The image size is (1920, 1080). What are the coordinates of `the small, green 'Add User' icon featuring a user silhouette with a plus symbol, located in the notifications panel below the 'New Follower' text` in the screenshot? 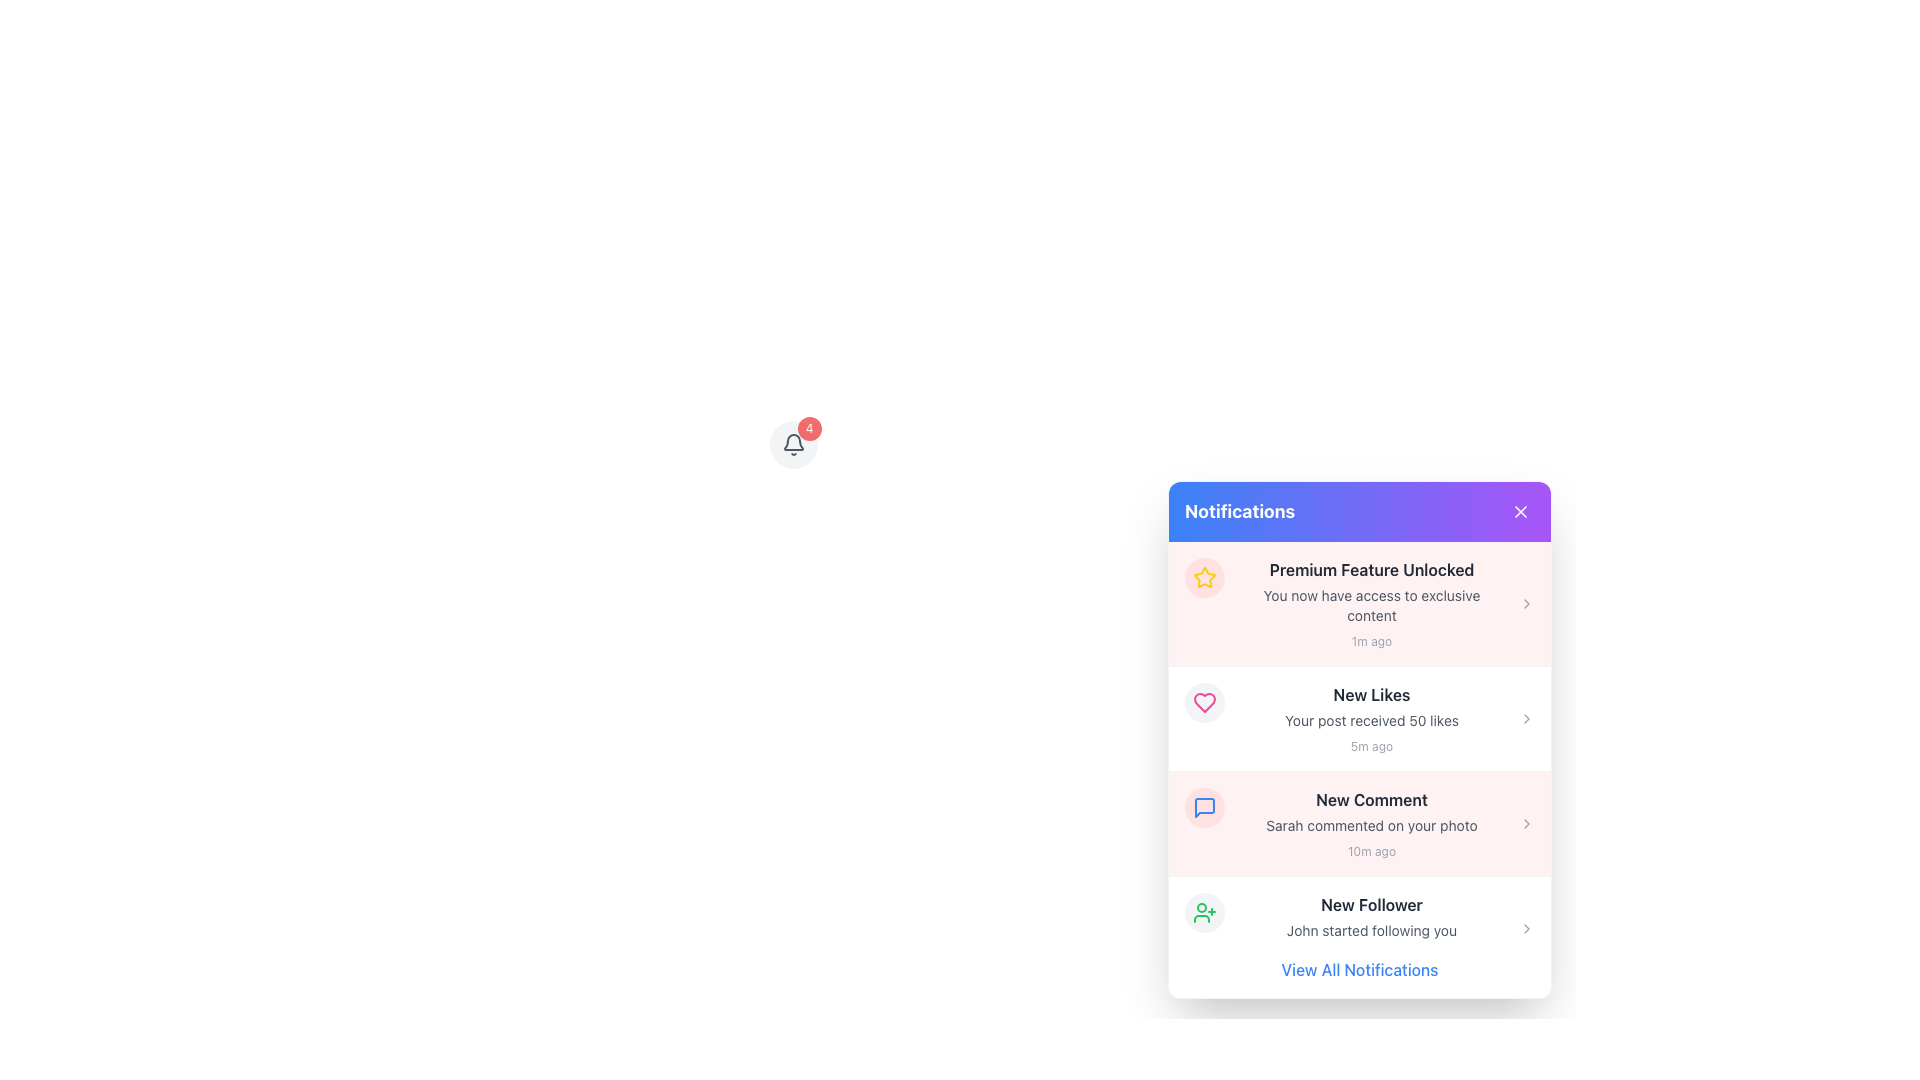 It's located at (1203, 913).